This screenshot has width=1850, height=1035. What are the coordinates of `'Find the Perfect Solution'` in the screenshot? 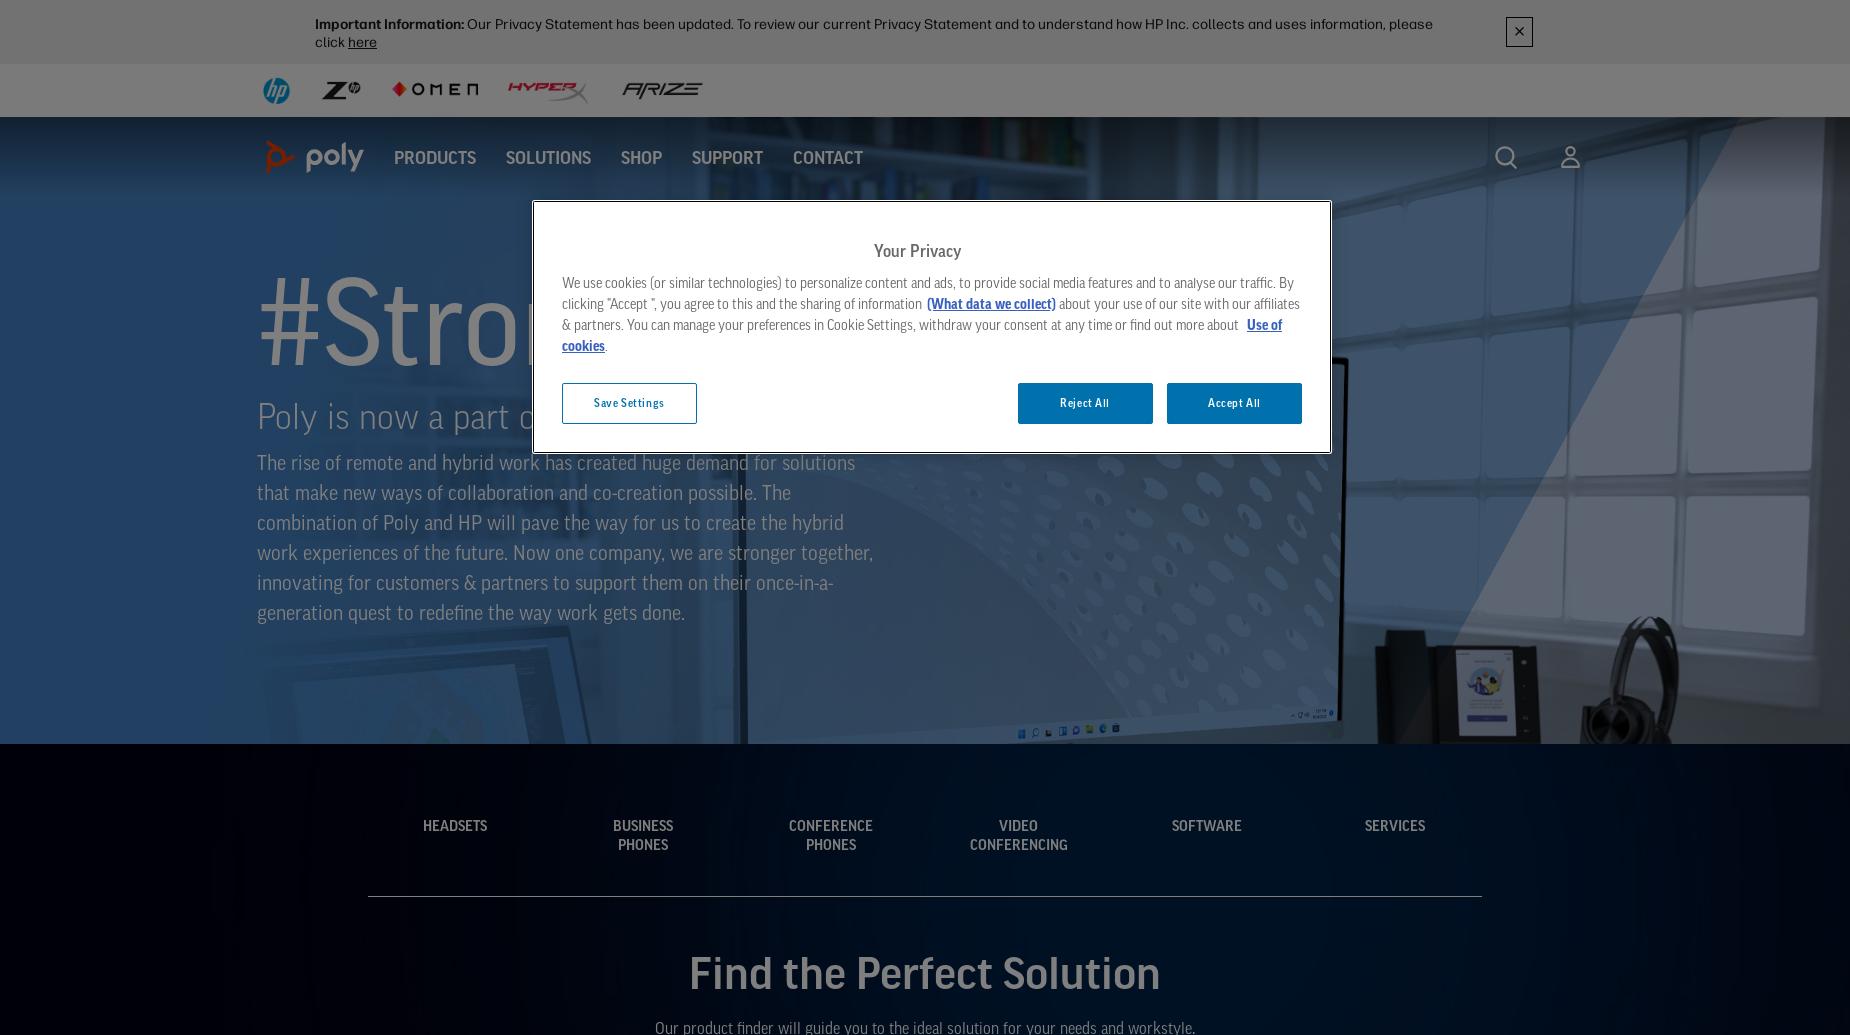 It's located at (688, 970).